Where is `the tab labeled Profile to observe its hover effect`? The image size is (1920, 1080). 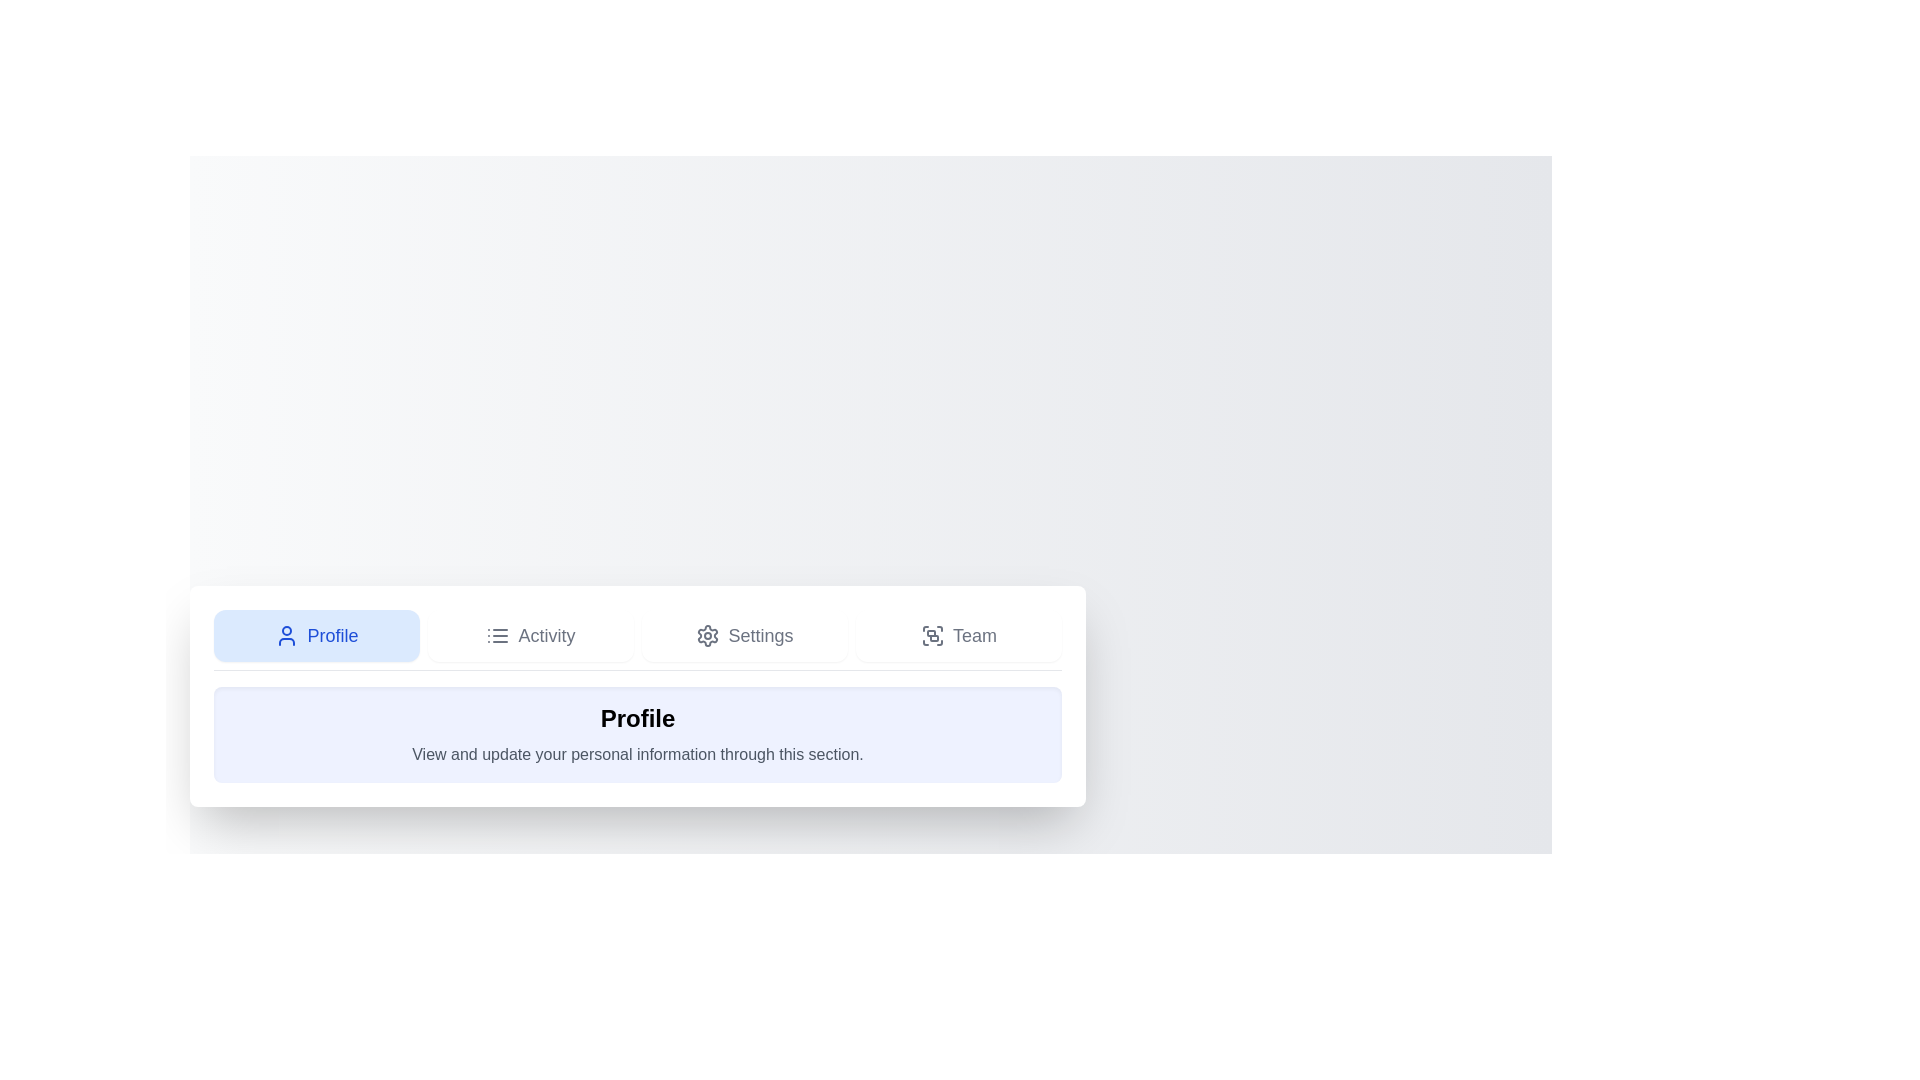 the tab labeled Profile to observe its hover effect is located at coordinates (315, 635).